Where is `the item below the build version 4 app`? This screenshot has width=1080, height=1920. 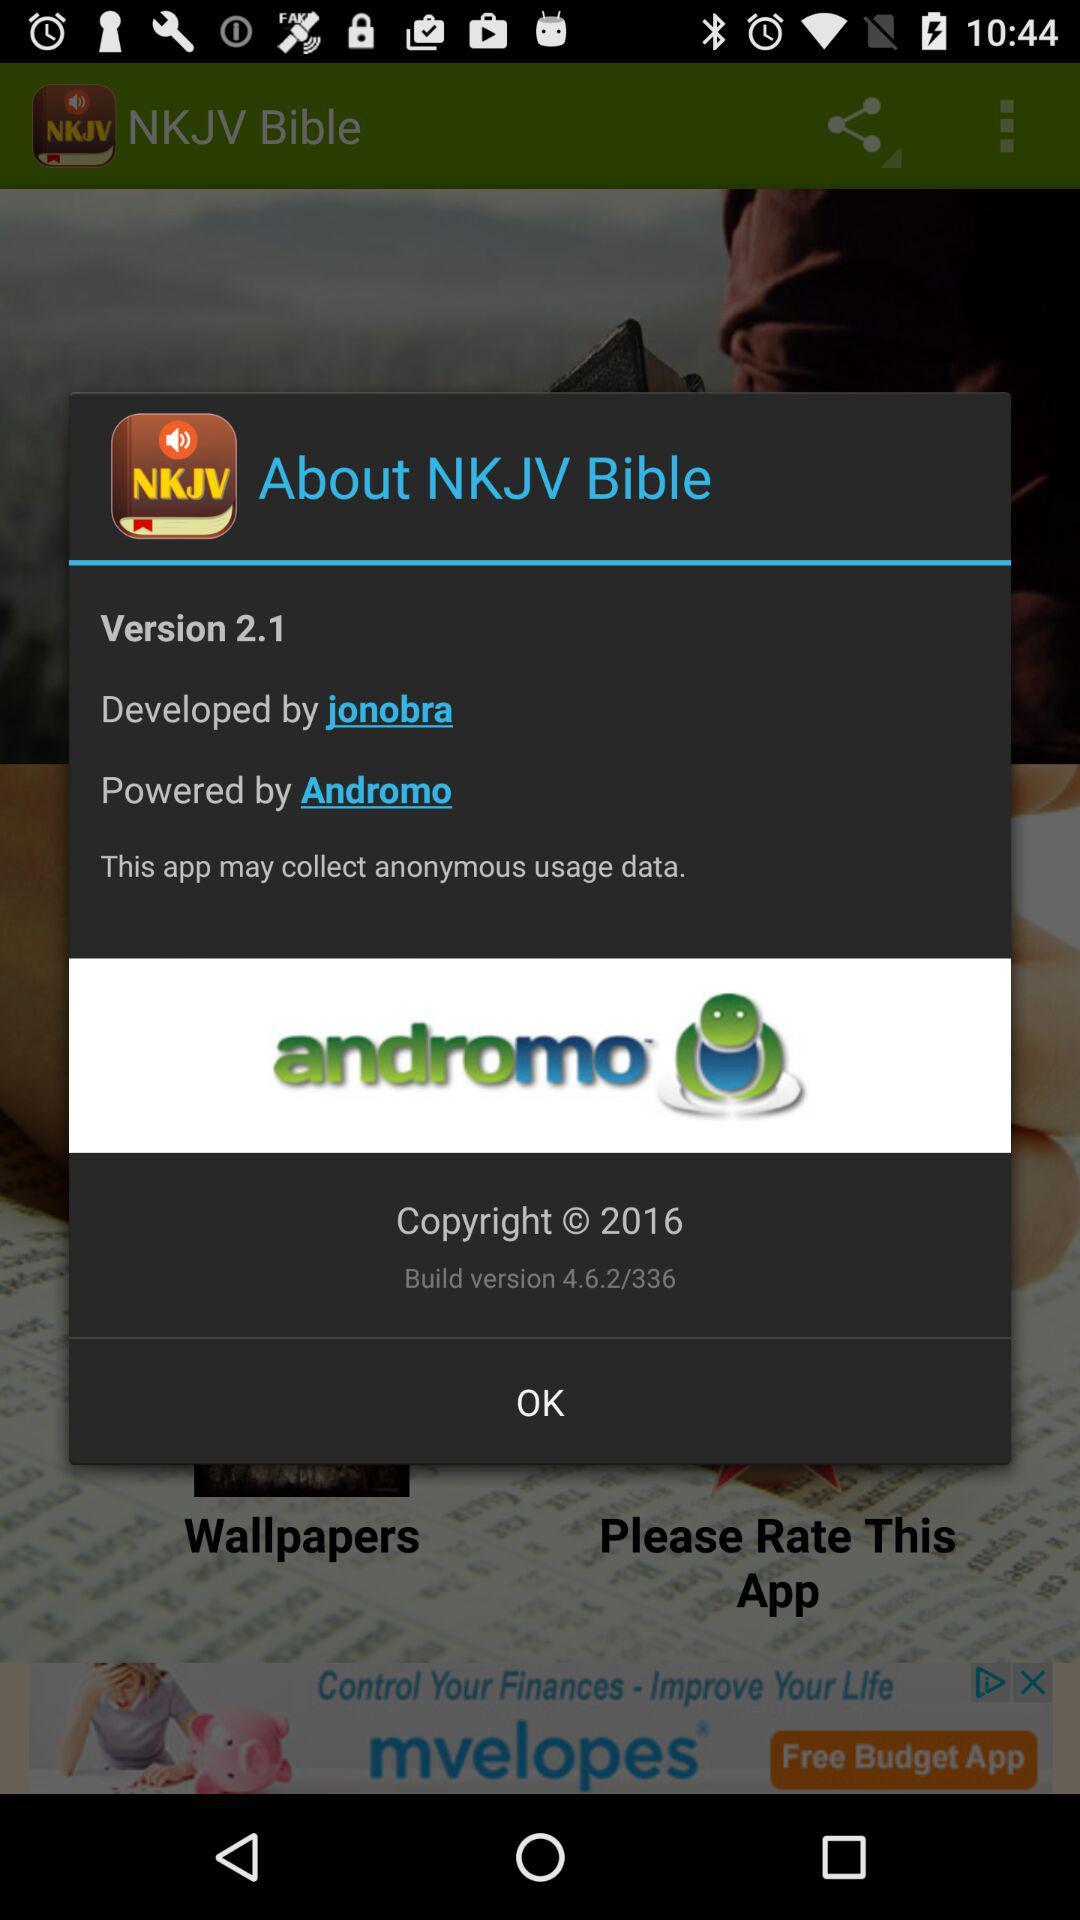 the item below the build version 4 app is located at coordinates (540, 1400).